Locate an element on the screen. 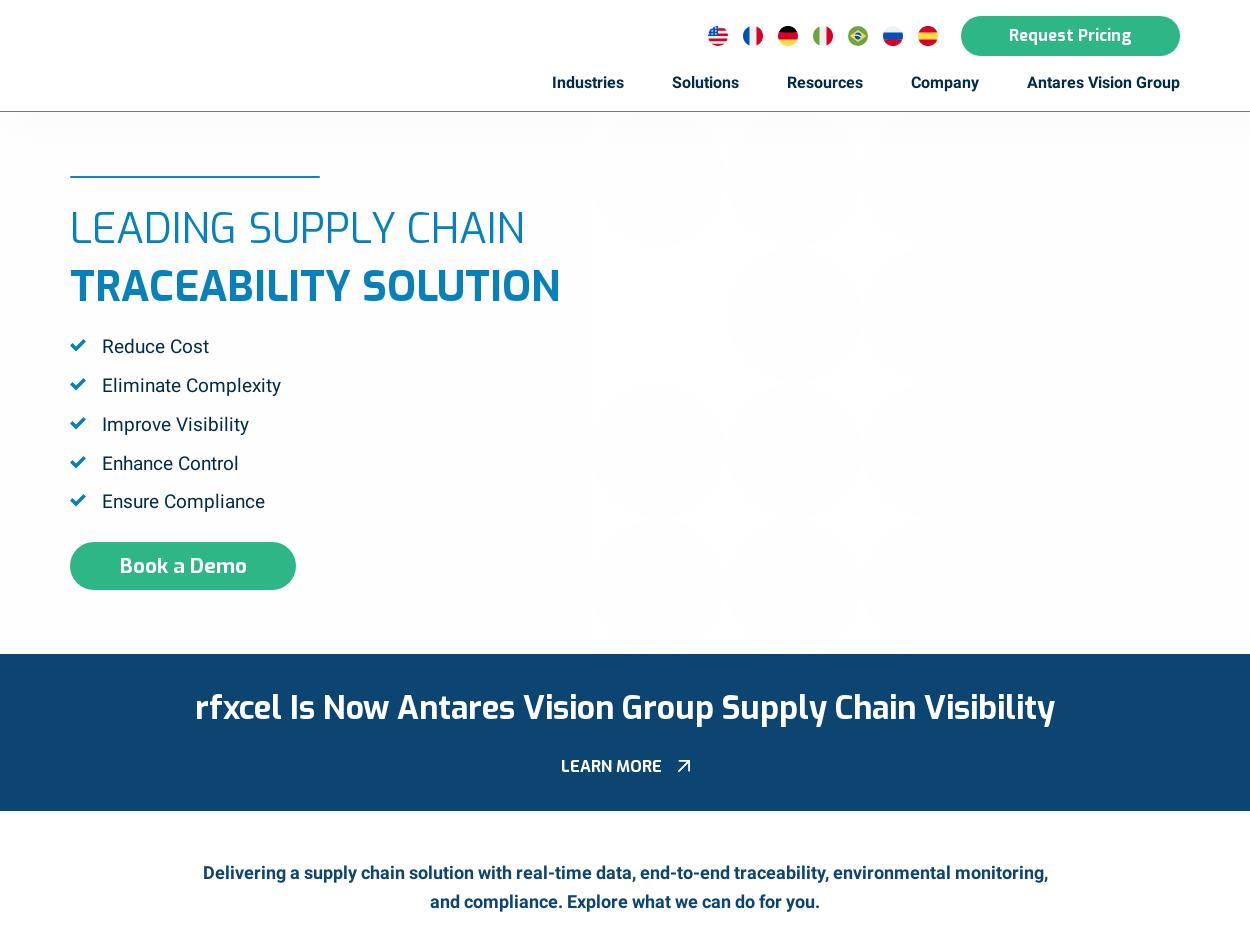  'Enhance Control' is located at coordinates (170, 462).